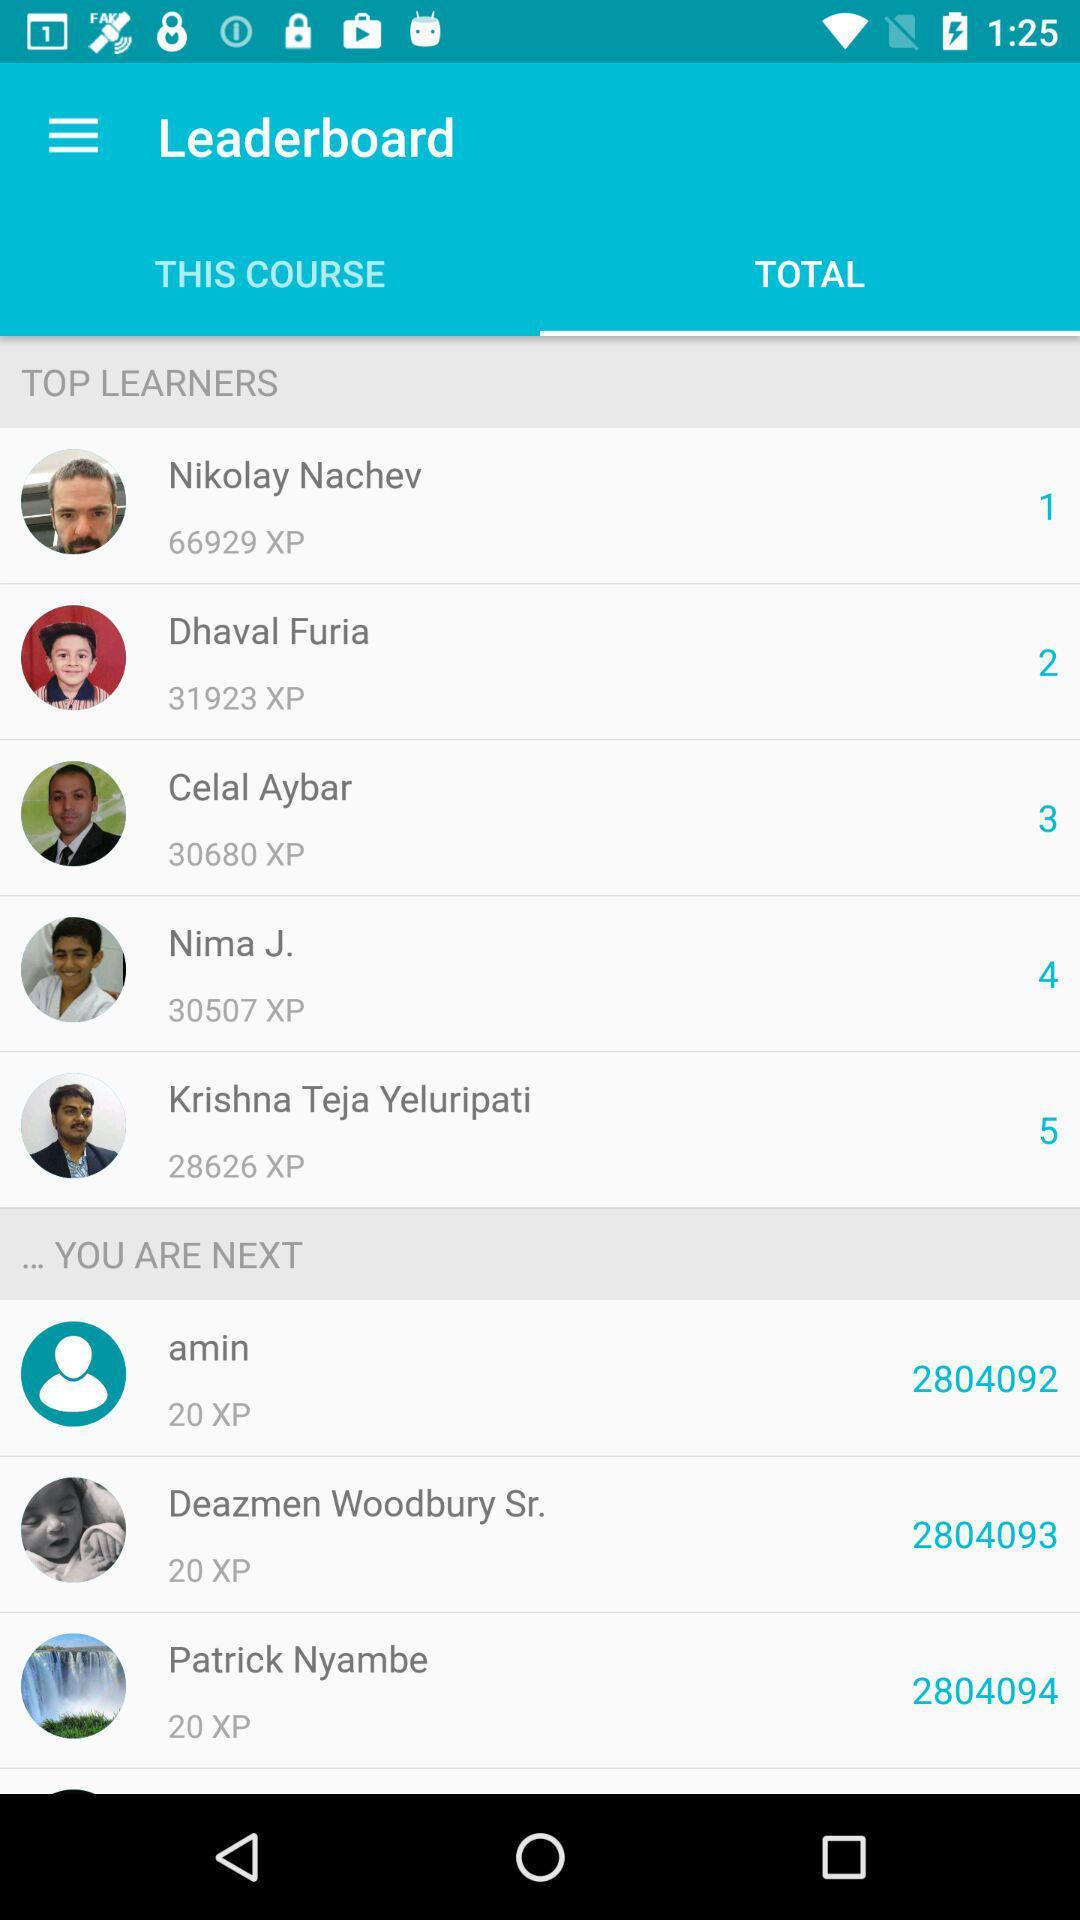 The width and height of the screenshot is (1080, 1920). What do you see at coordinates (72, 501) in the screenshot?
I see `nikolay nachev` at bounding box center [72, 501].